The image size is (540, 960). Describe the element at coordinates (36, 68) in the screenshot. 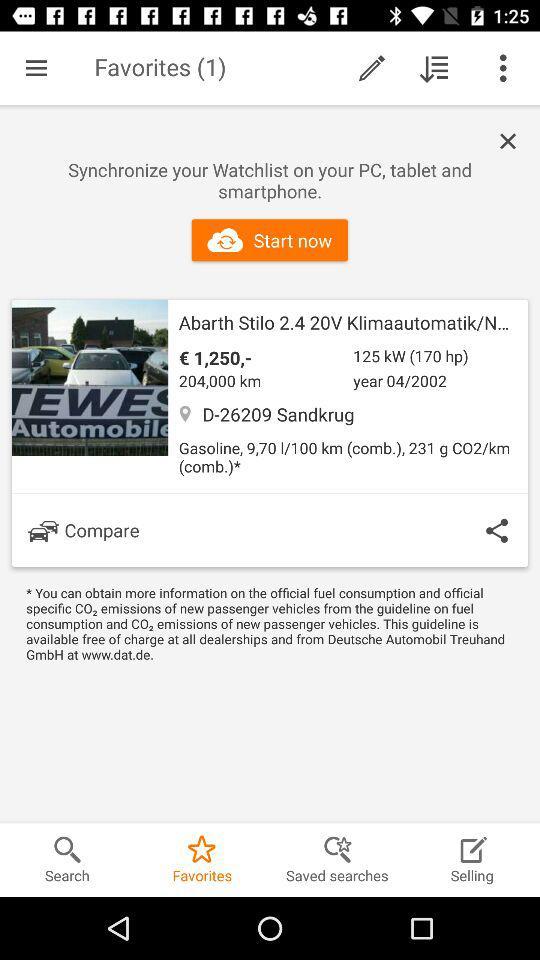

I see `the item to the left of favorites (1)` at that location.